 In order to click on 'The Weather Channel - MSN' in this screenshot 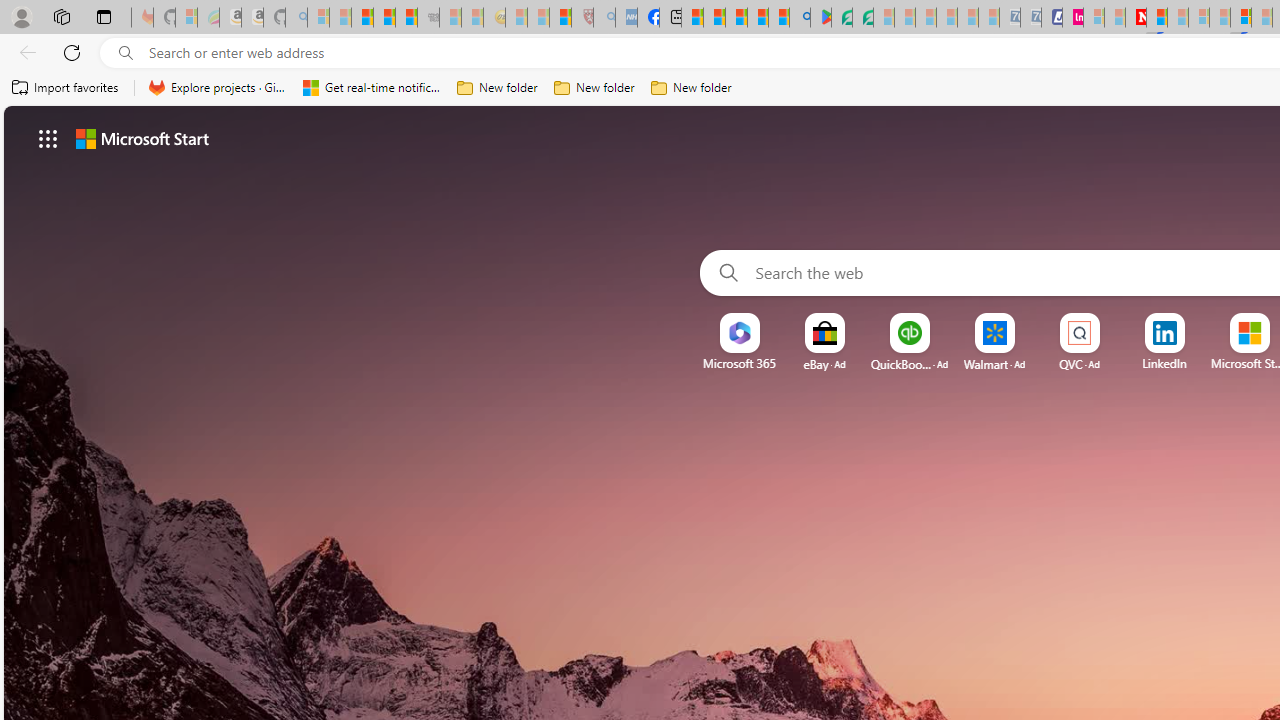, I will do `click(362, 17)`.